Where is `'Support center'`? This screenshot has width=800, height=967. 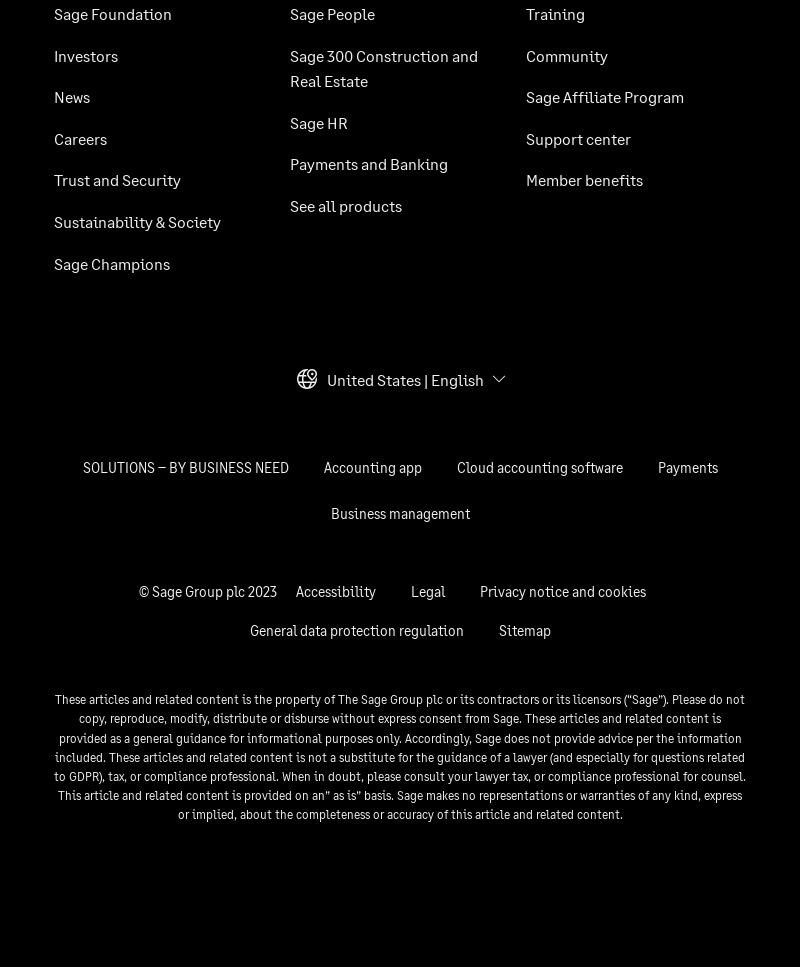
'Support center' is located at coordinates (576, 136).